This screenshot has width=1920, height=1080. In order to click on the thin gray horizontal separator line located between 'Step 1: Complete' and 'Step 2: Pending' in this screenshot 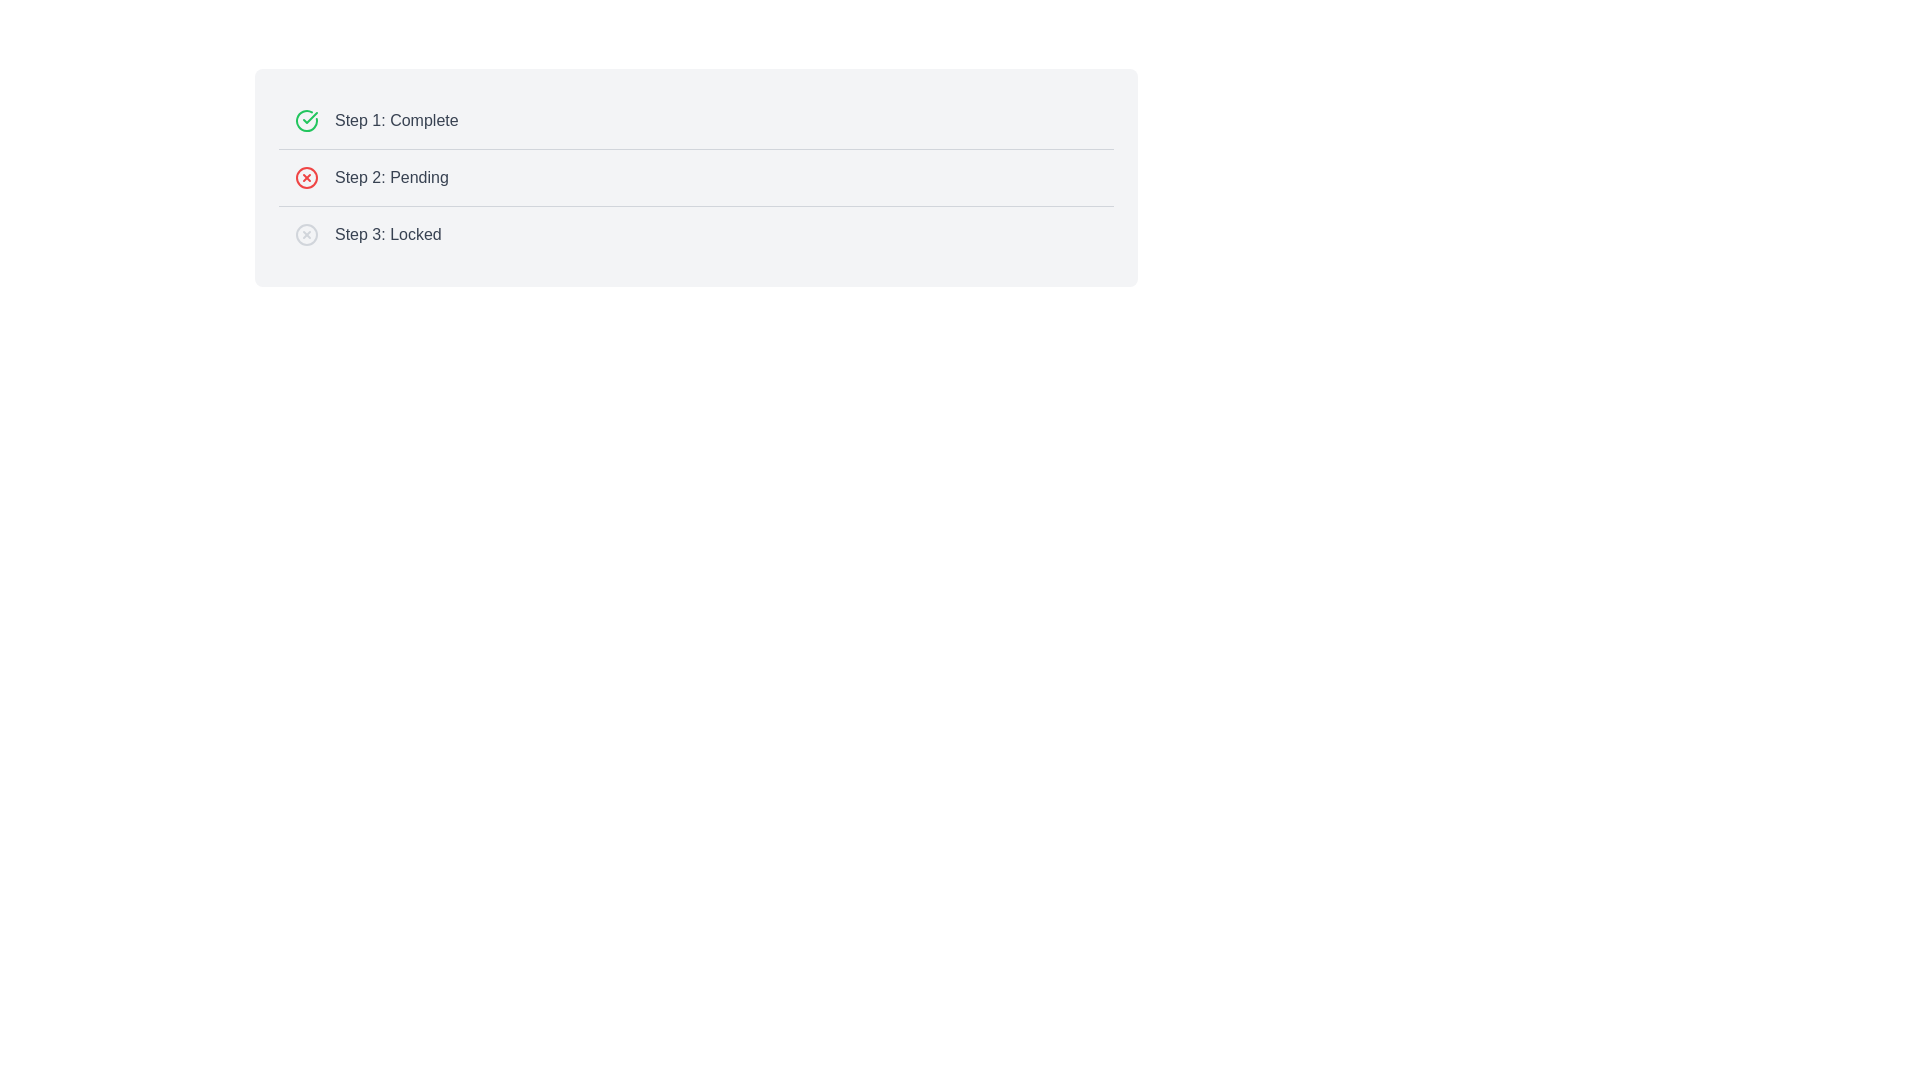, I will do `click(696, 148)`.